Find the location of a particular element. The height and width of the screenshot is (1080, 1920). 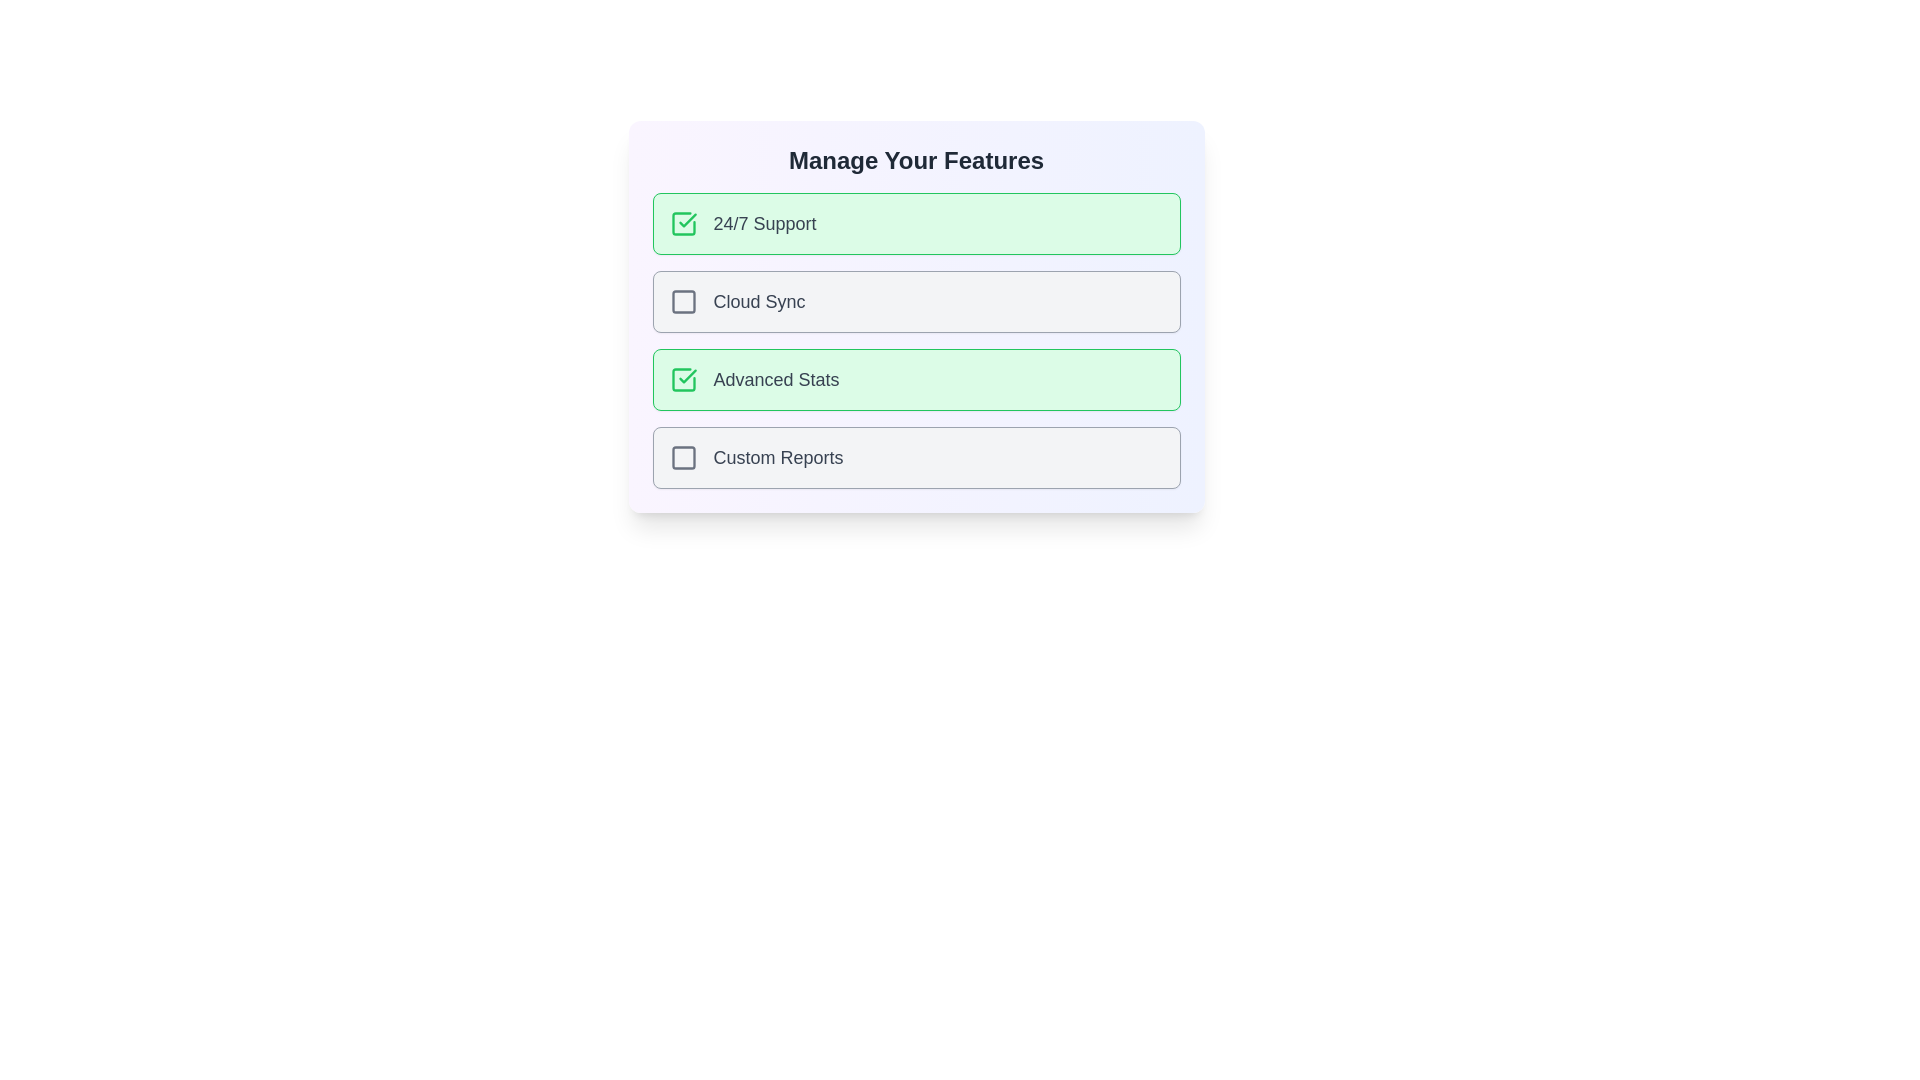

the gray checkbox icon located is located at coordinates (683, 301).